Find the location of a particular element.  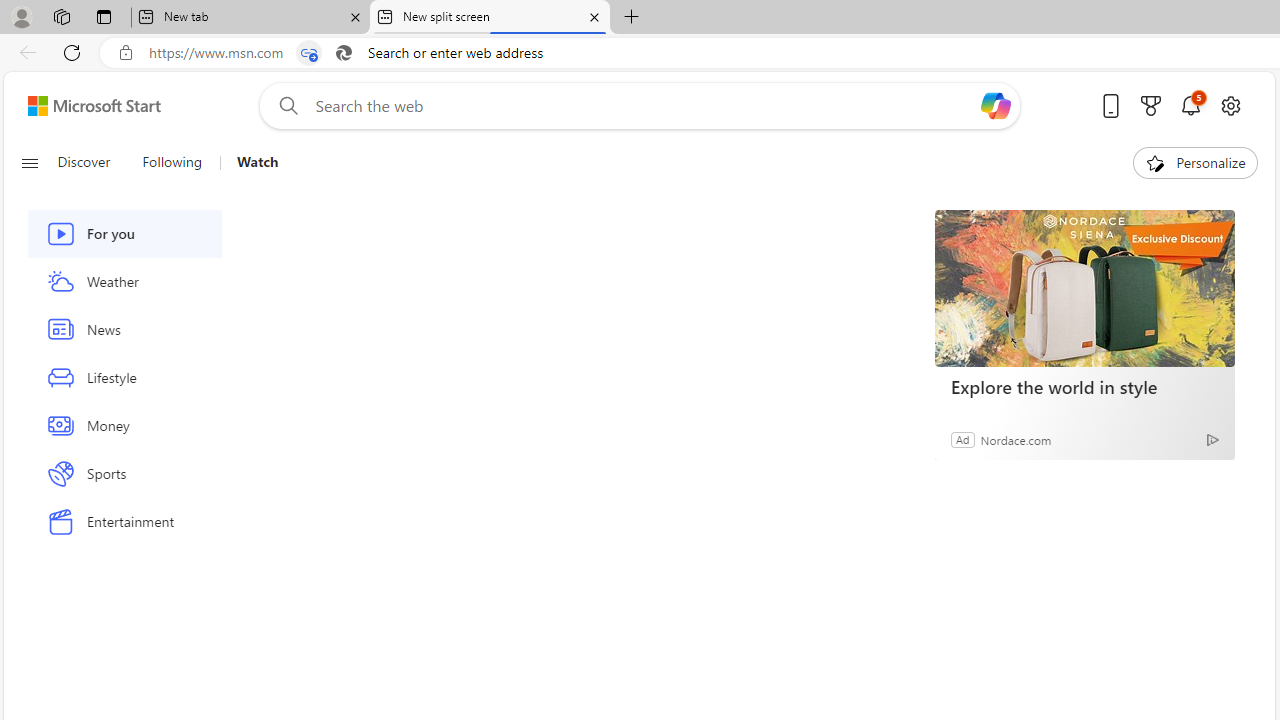

'Class: button-glyph' is located at coordinates (29, 162).